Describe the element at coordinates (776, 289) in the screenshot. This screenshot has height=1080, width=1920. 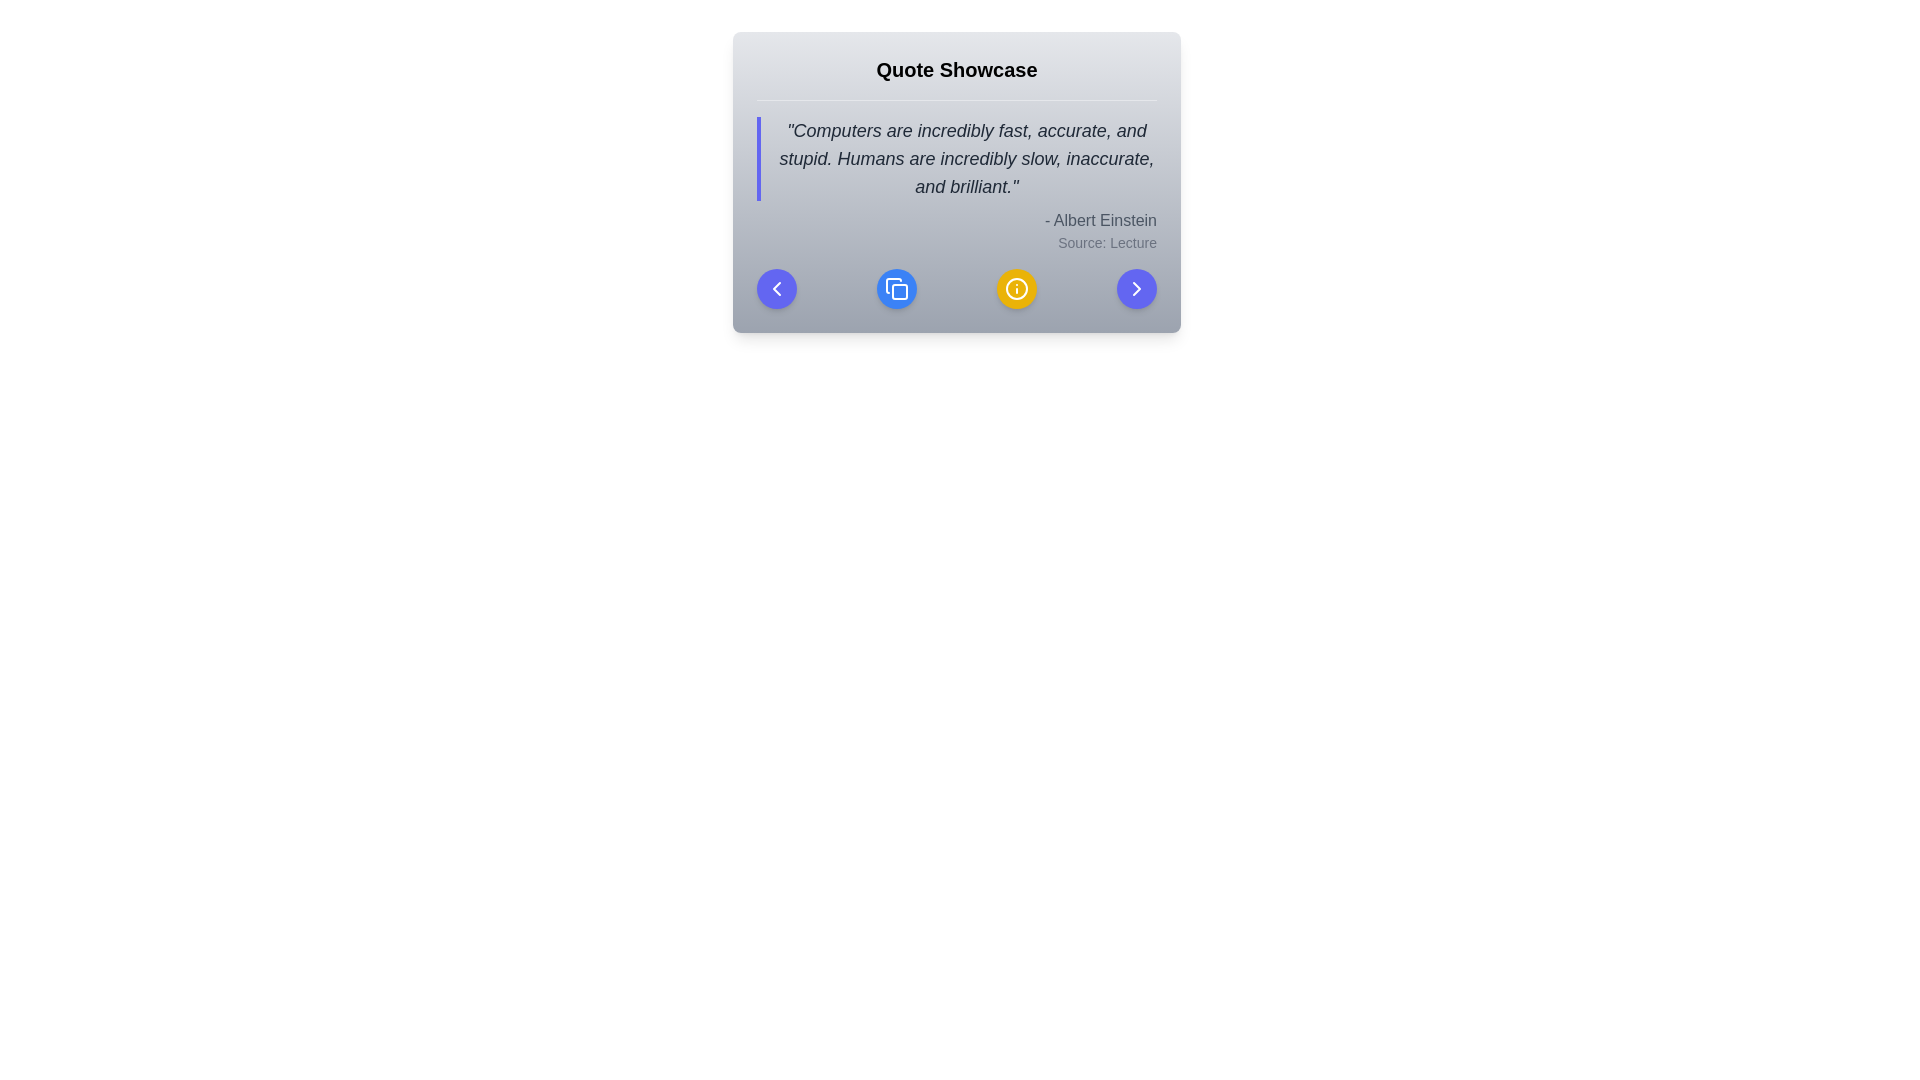
I see `the navigational button that allows the user to move to the previous quote in the showcase` at that location.